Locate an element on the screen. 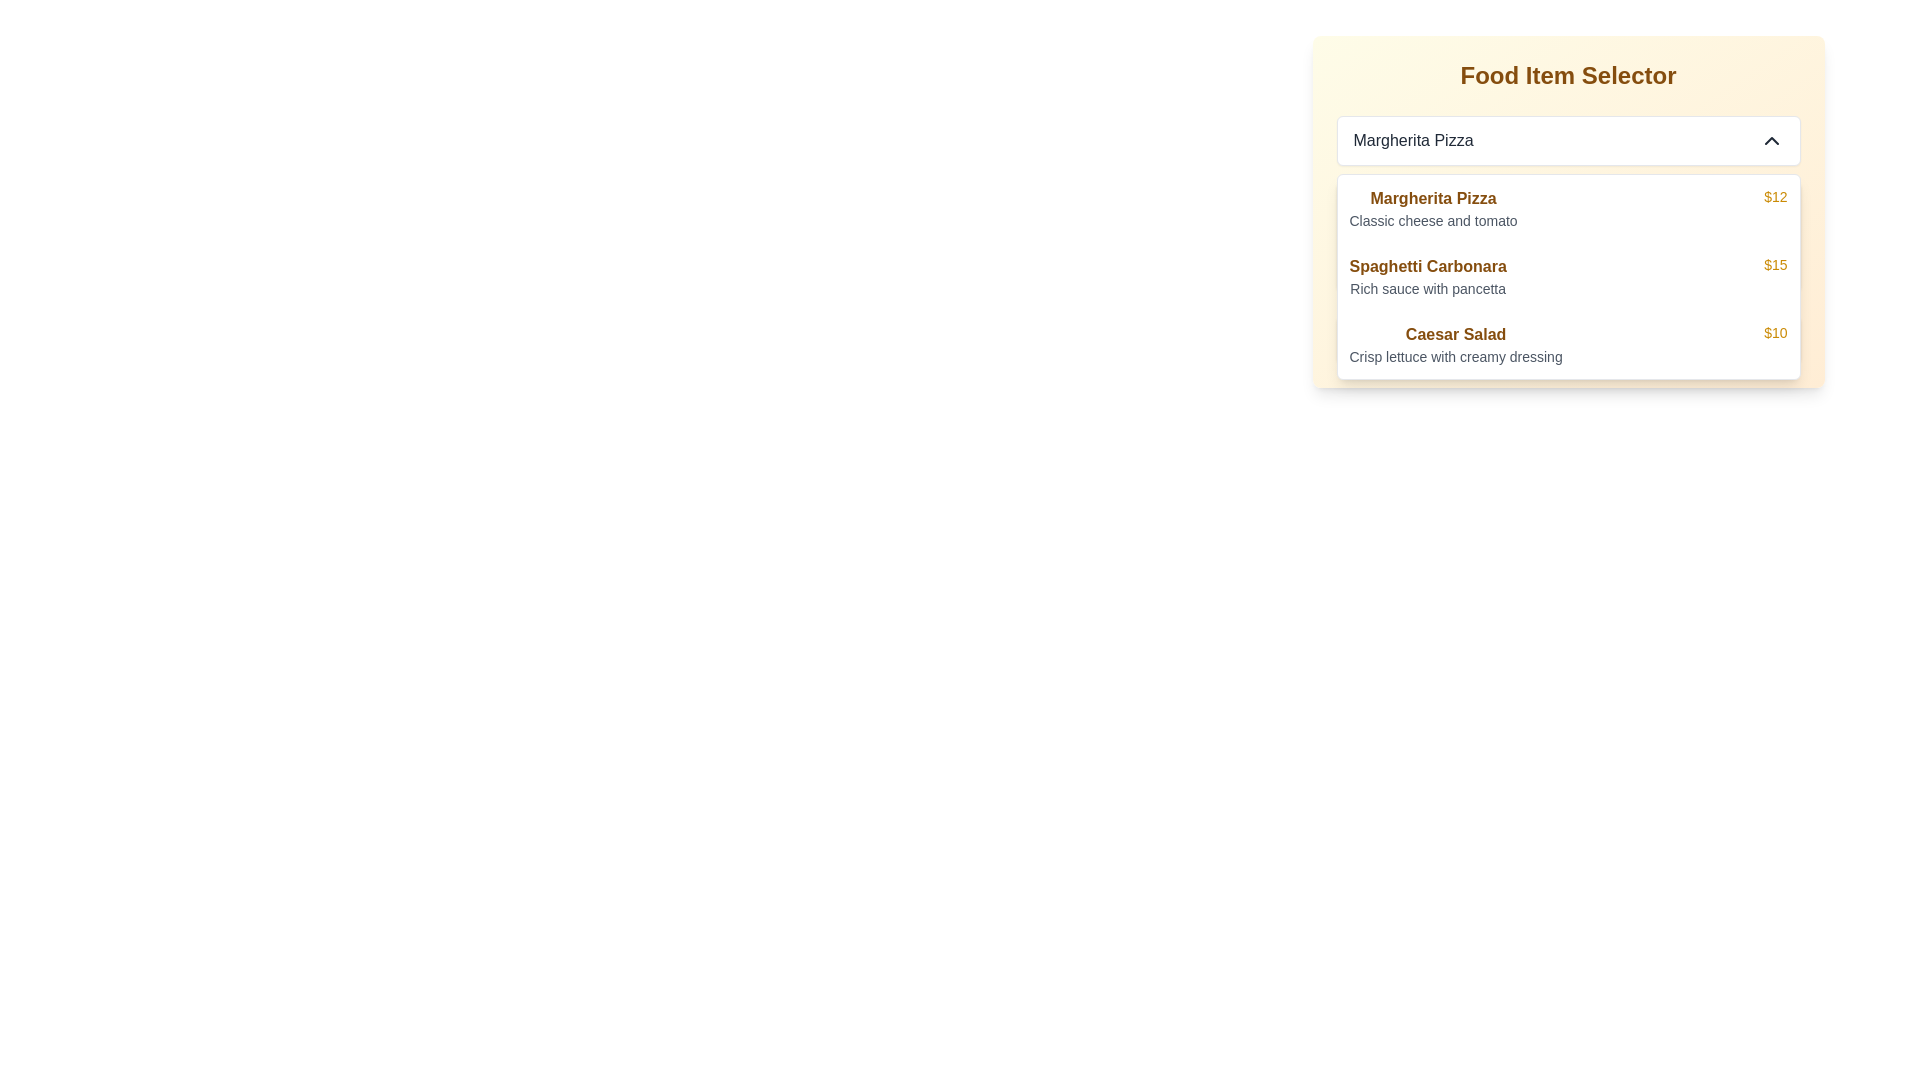 Image resolution: width=1920 pixels, height=1080 pixels. the Text Display element featuring the title 'Margherita Pizza' and the description 'Classic cheese and tomato', which is the first entry in the food selection list is located at coordinates (1432, 208).